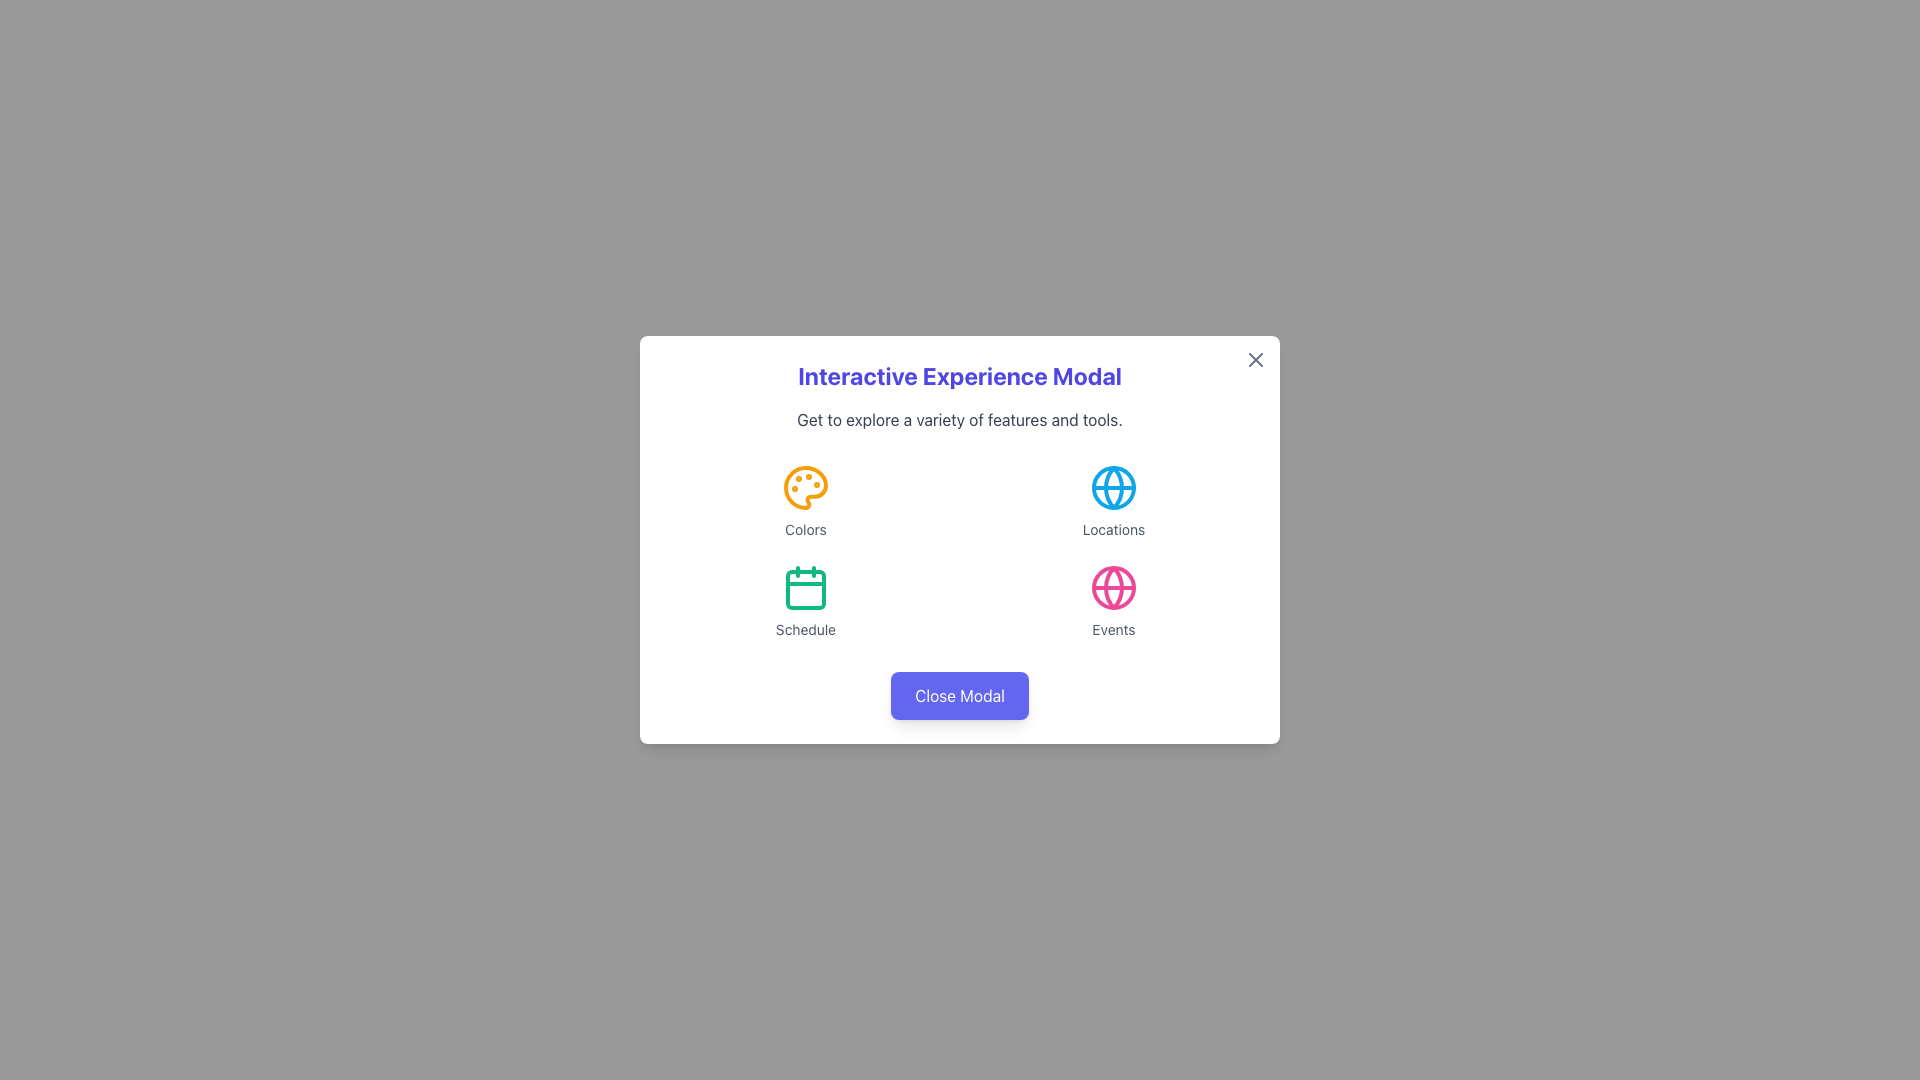 This screenshot has height=1080, width=1920. What do you see at coordinates (1112, 488) in the screenshot?
I see `the 'Locations' icon, which is centrally located within the 'Locations' section of the modal in the top-right region of the interactive grid` at bounding box center [1112, 488].